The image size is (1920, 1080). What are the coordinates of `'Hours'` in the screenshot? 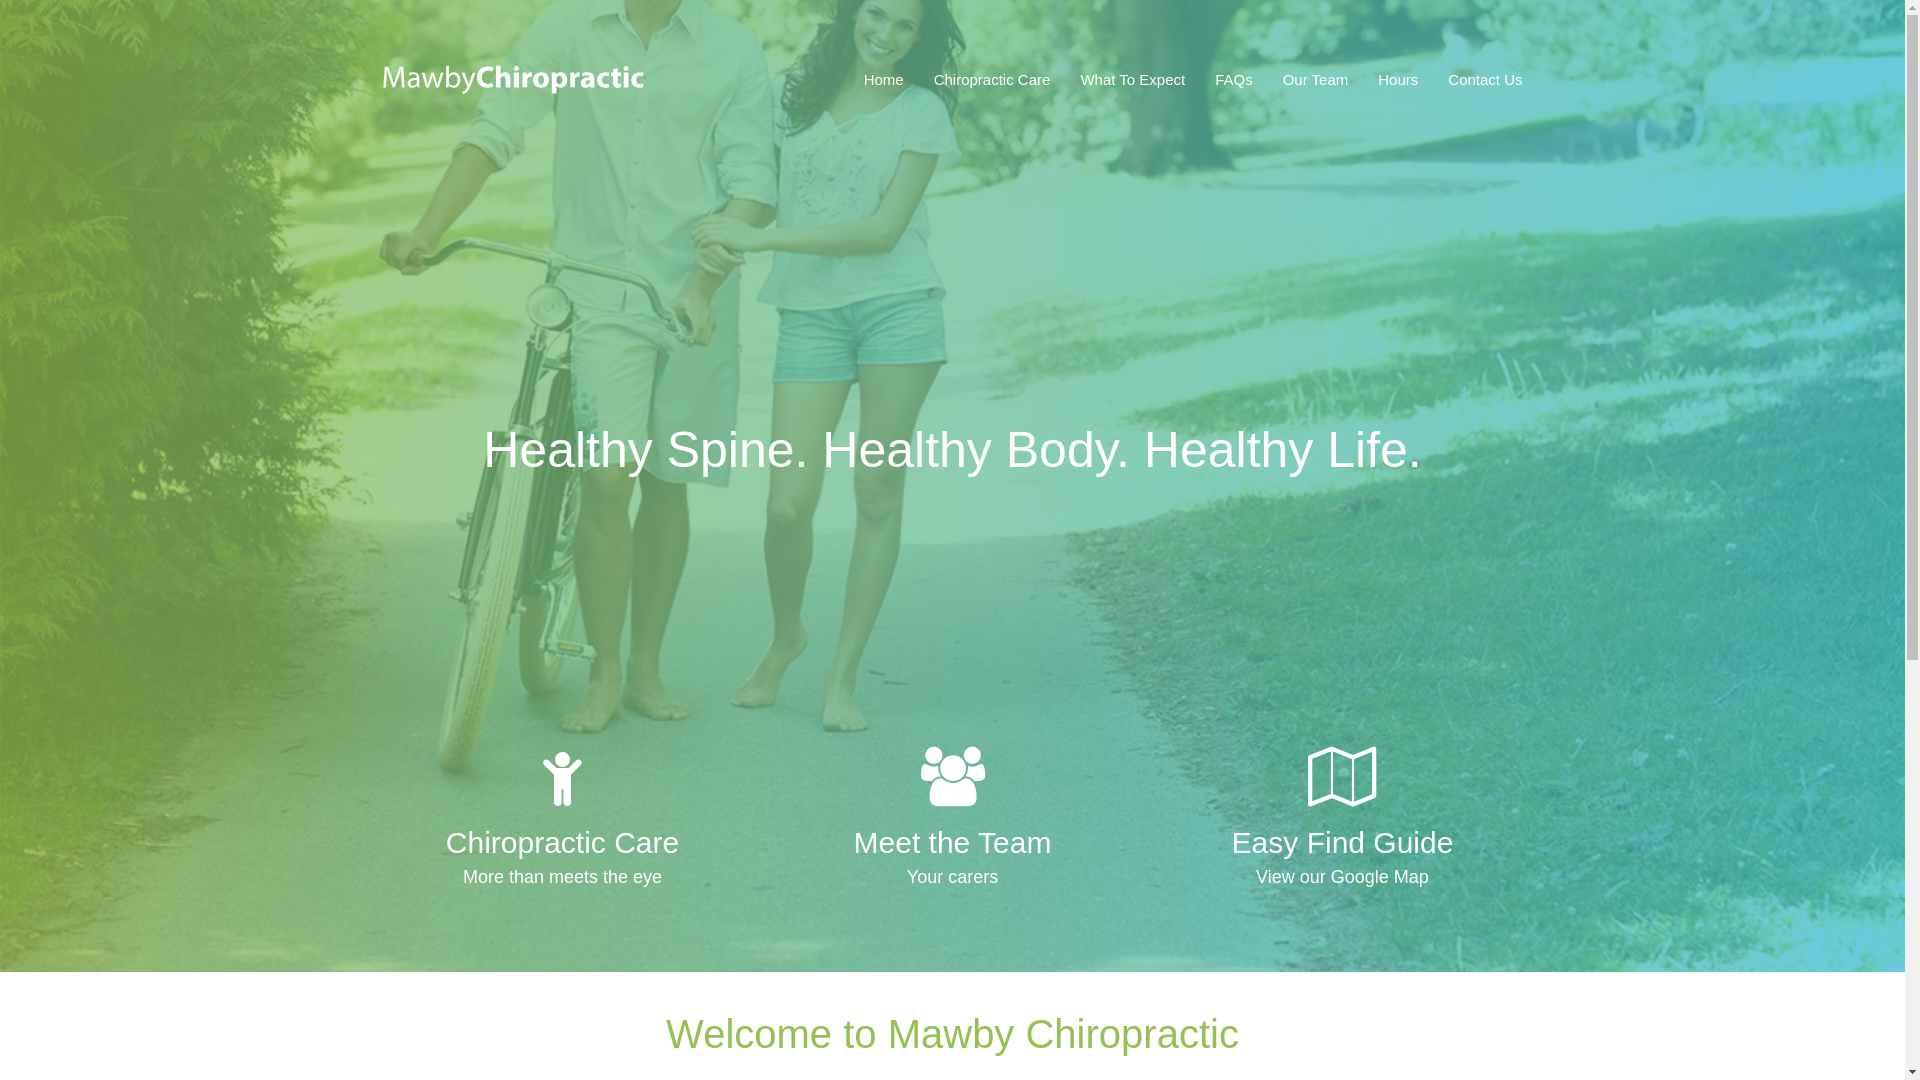 It's located at (1396, 79).